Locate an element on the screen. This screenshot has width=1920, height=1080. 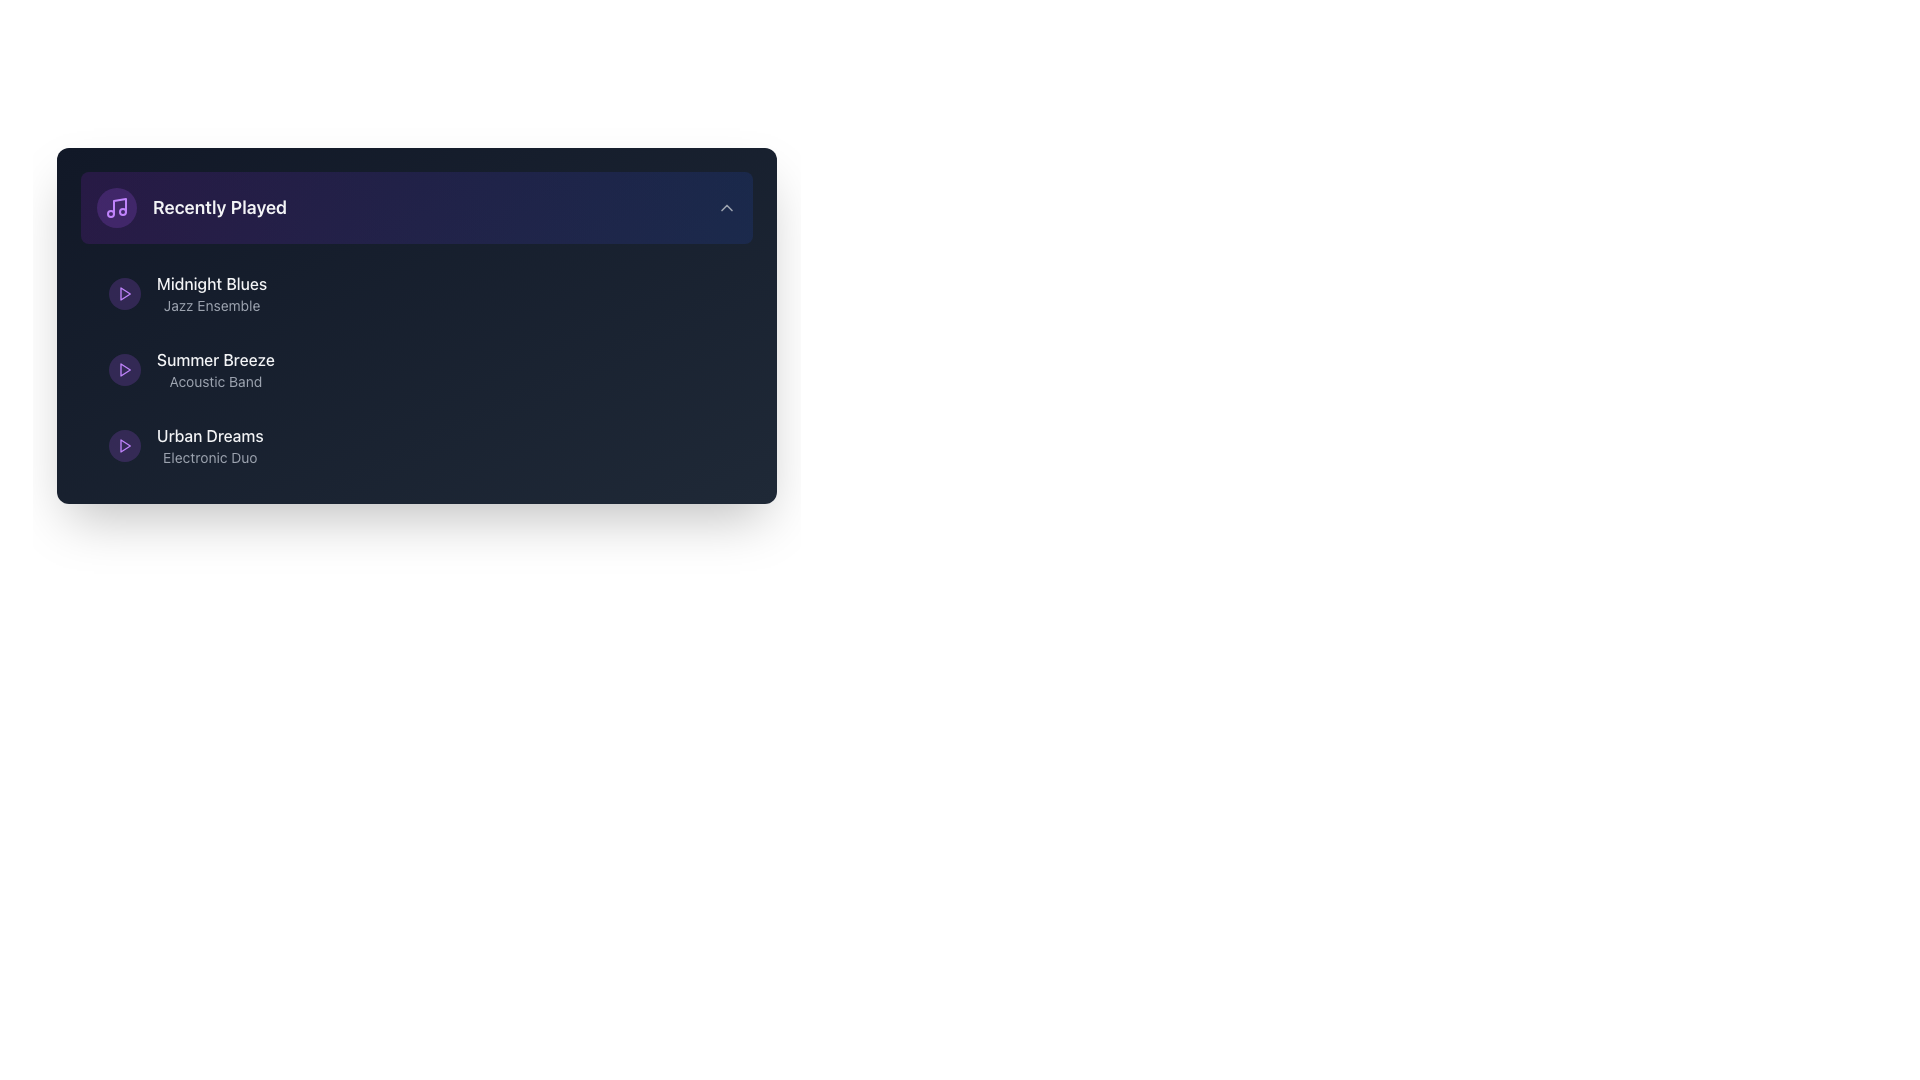
the circular icon button with a purple background and play symbol located to the immediate left of the text 'Summer Breeze Acoustic Band' in the 'Recently Played' section is located at coordinates (123, 370).